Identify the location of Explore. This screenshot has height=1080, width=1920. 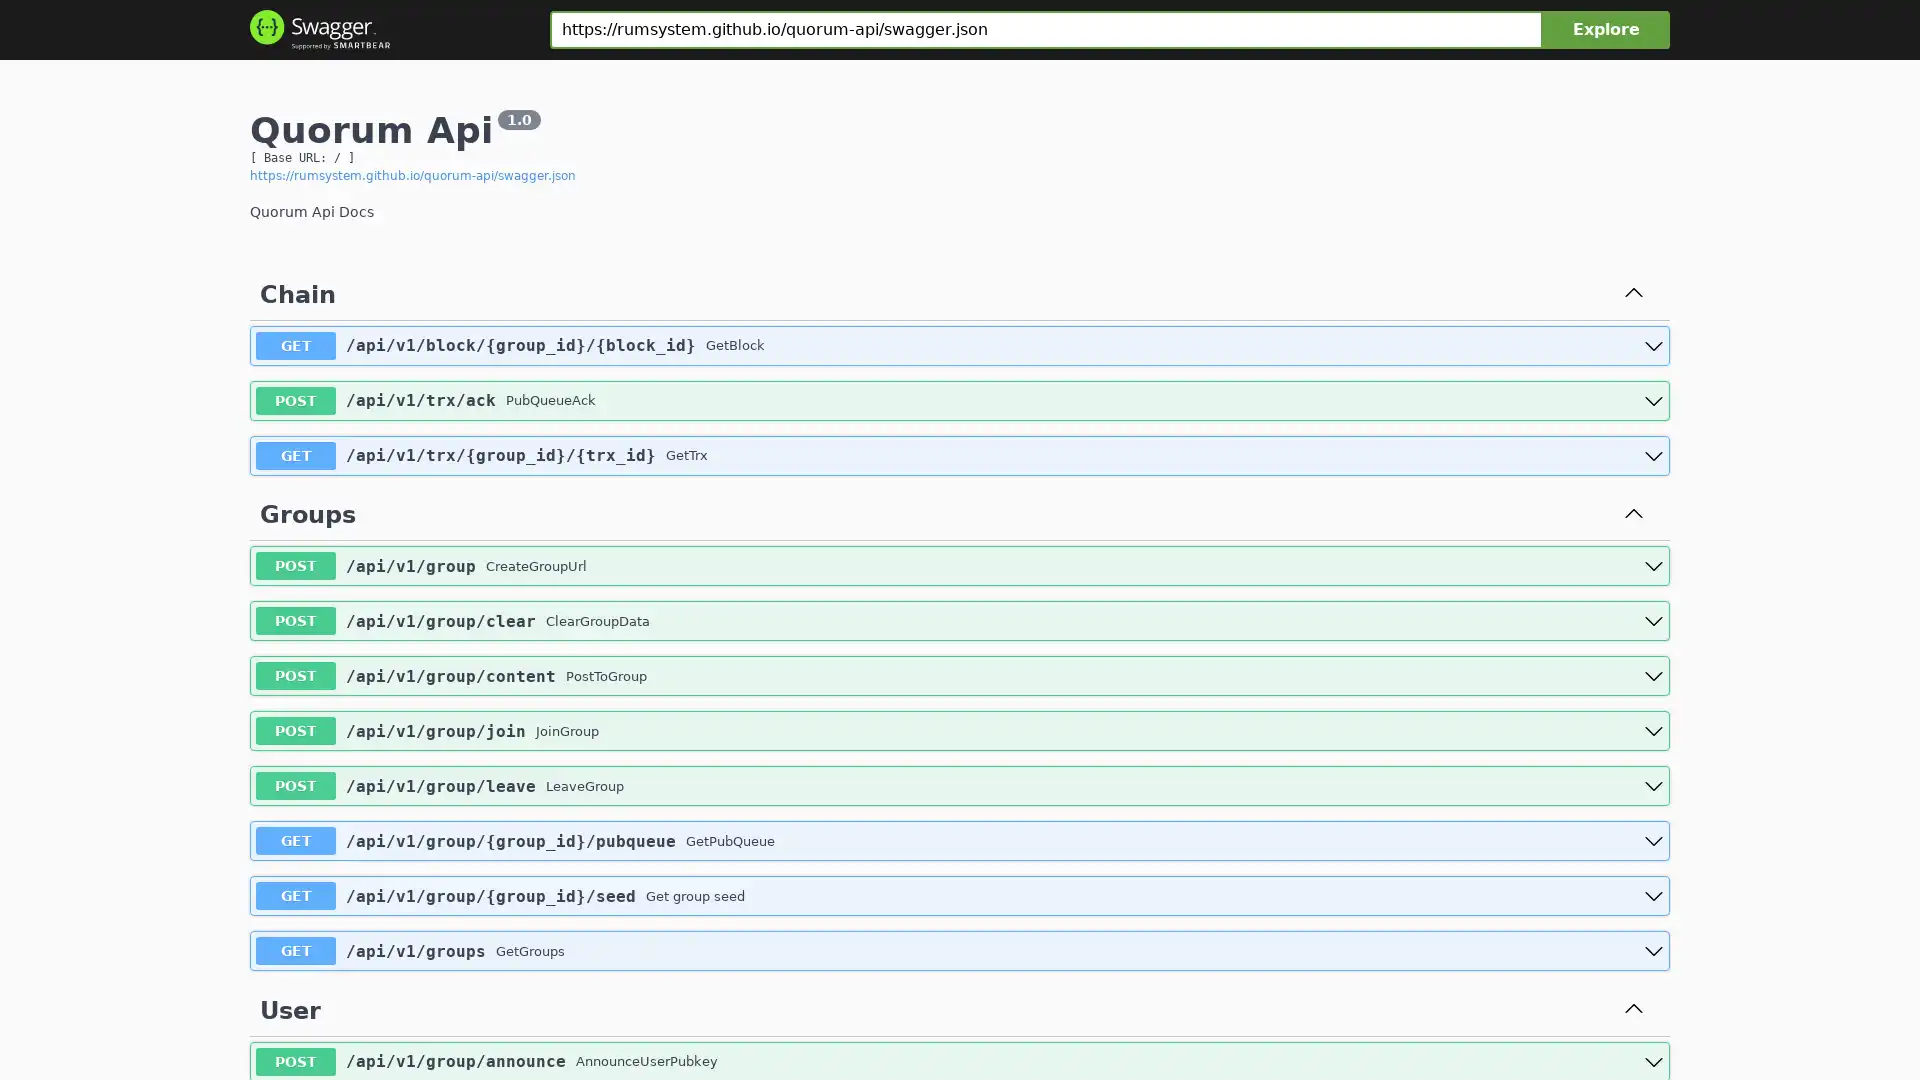
(1606, 29).